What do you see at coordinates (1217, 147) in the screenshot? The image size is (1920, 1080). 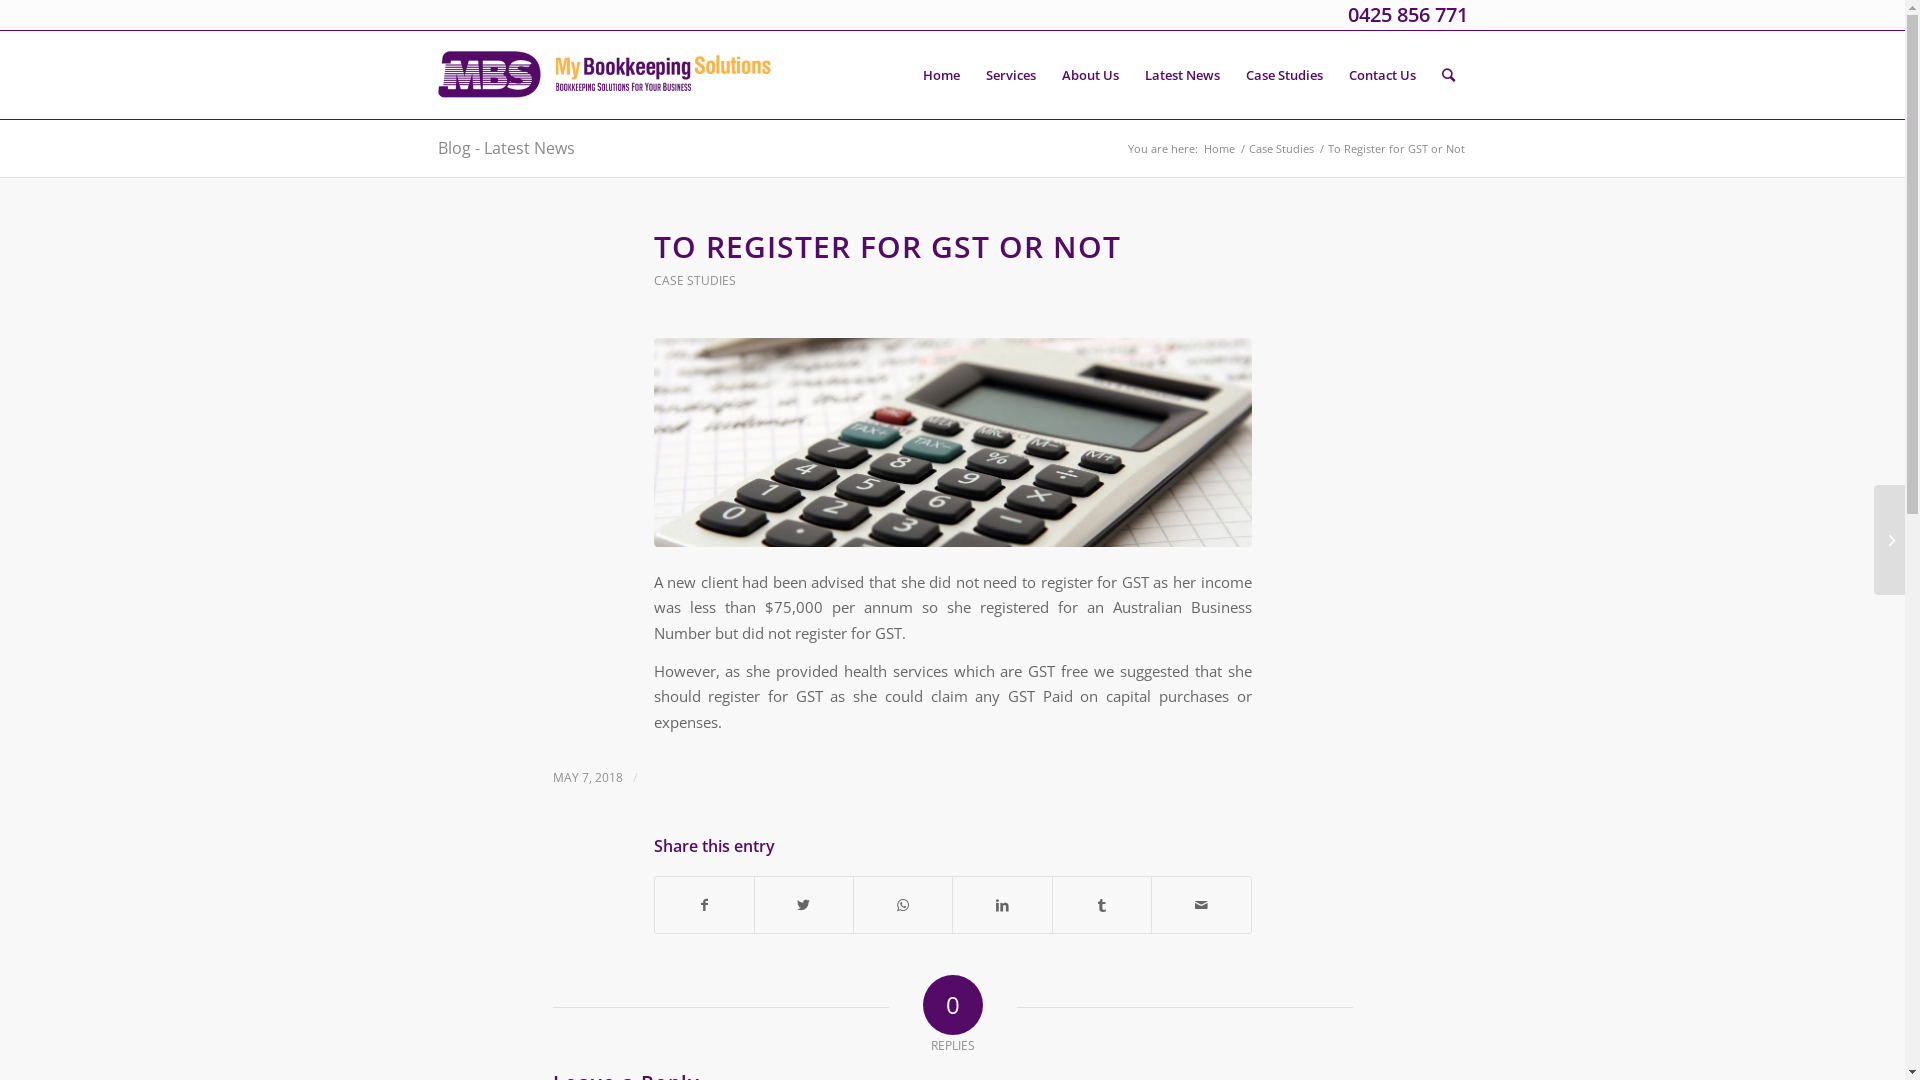 I see `'Home'` at bounding box center [1217, 147].